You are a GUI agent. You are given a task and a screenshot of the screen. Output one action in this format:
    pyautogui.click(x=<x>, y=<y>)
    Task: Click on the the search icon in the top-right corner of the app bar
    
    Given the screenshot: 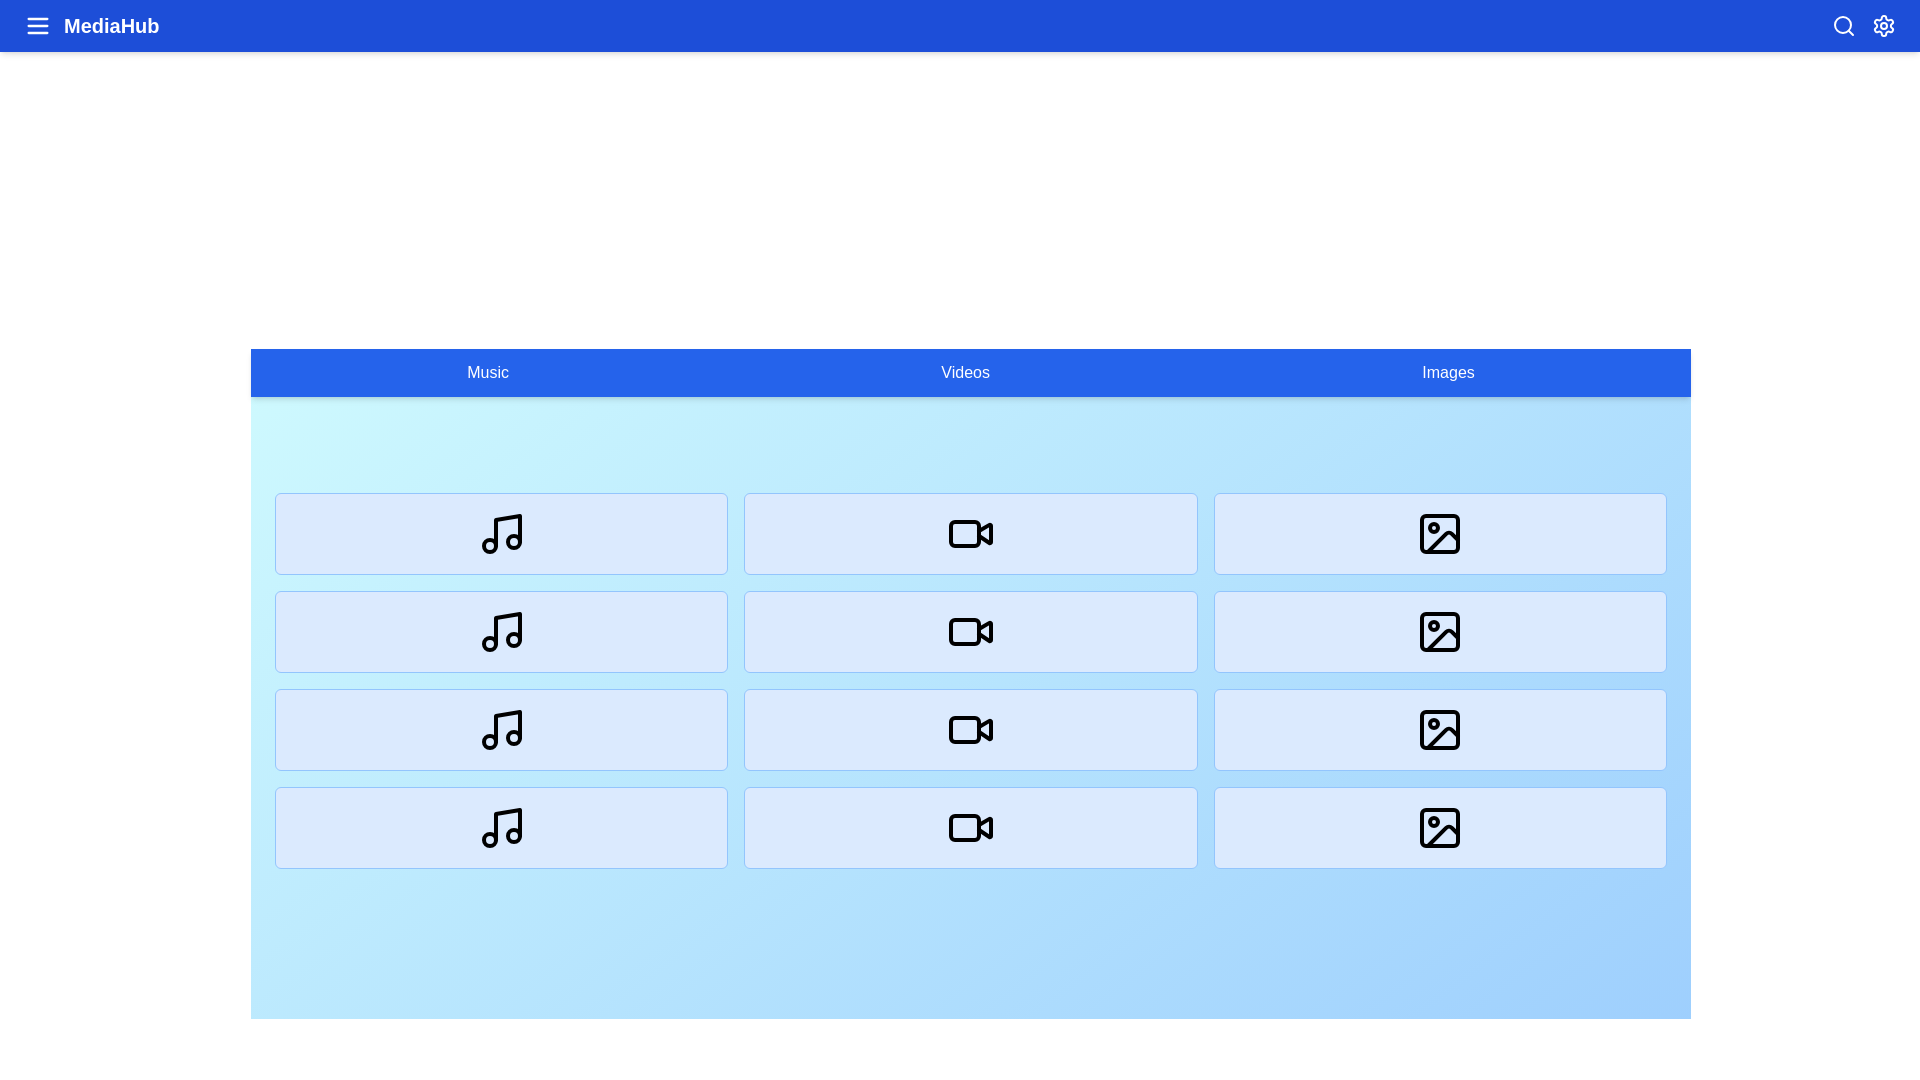 What is the action you would take?
    pyautogui.click(x=1842, y=26)
    